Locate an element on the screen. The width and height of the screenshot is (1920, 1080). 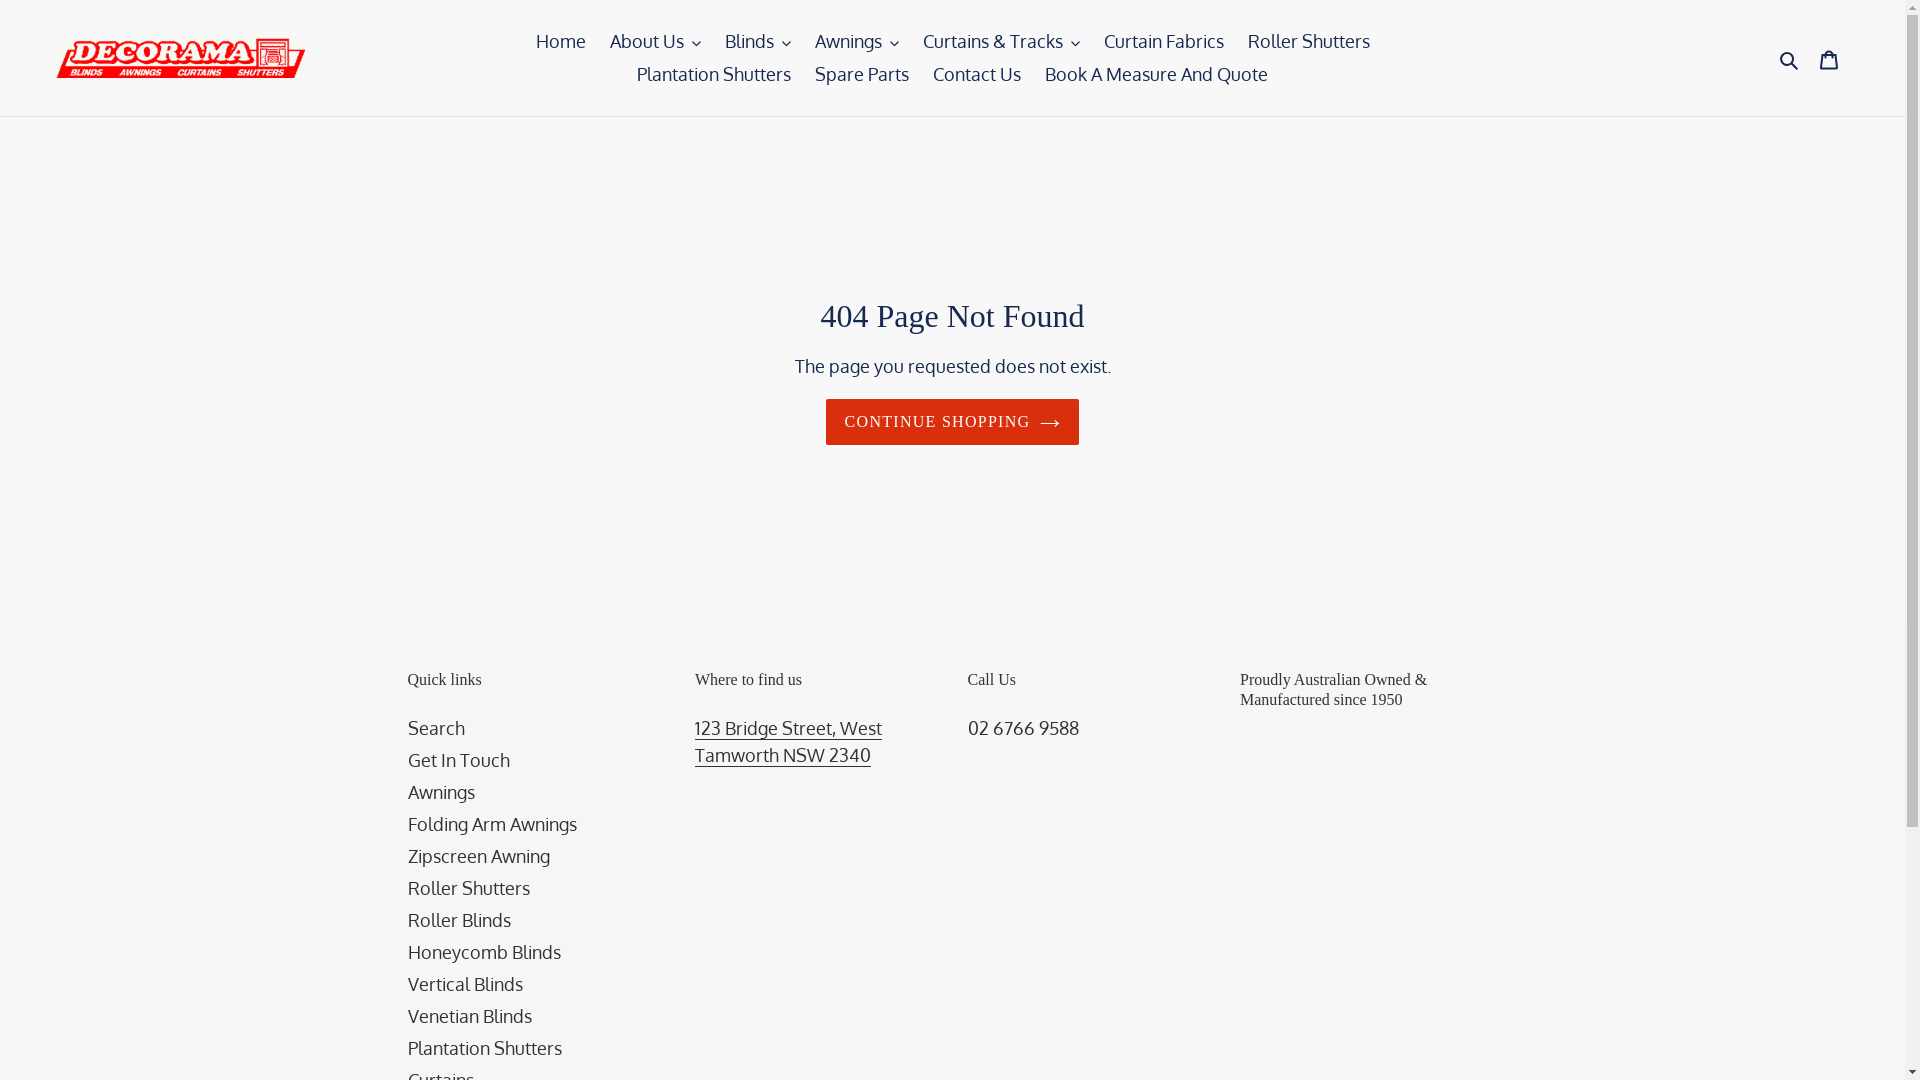
'CONTINUE SHOPPING' is located at coordinates (952, 420).